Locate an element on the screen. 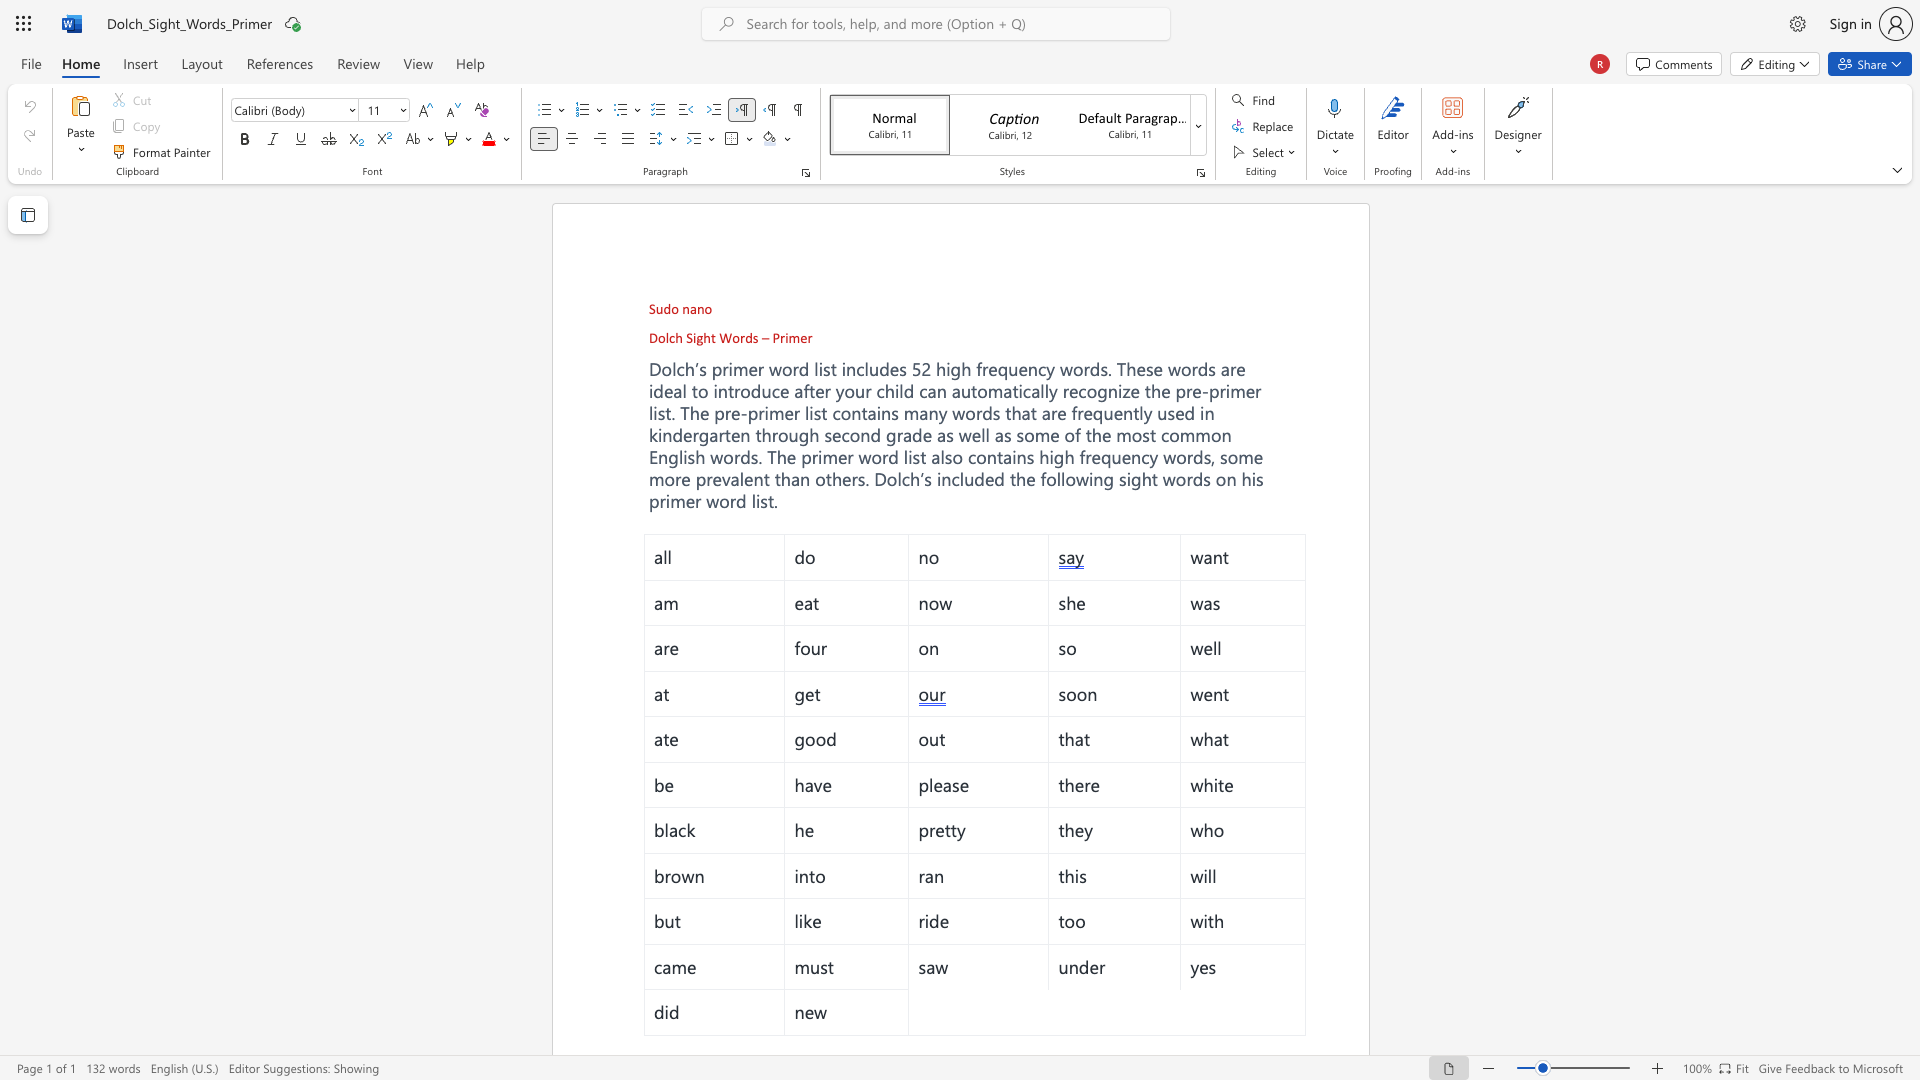 This screenshot has height=1080, width=1920. the subset text "of the most common English word" within the text "used in kindergarten through second grade as well as some of the most common English words. The primer word list also" is located at coordinates (1063, 434).